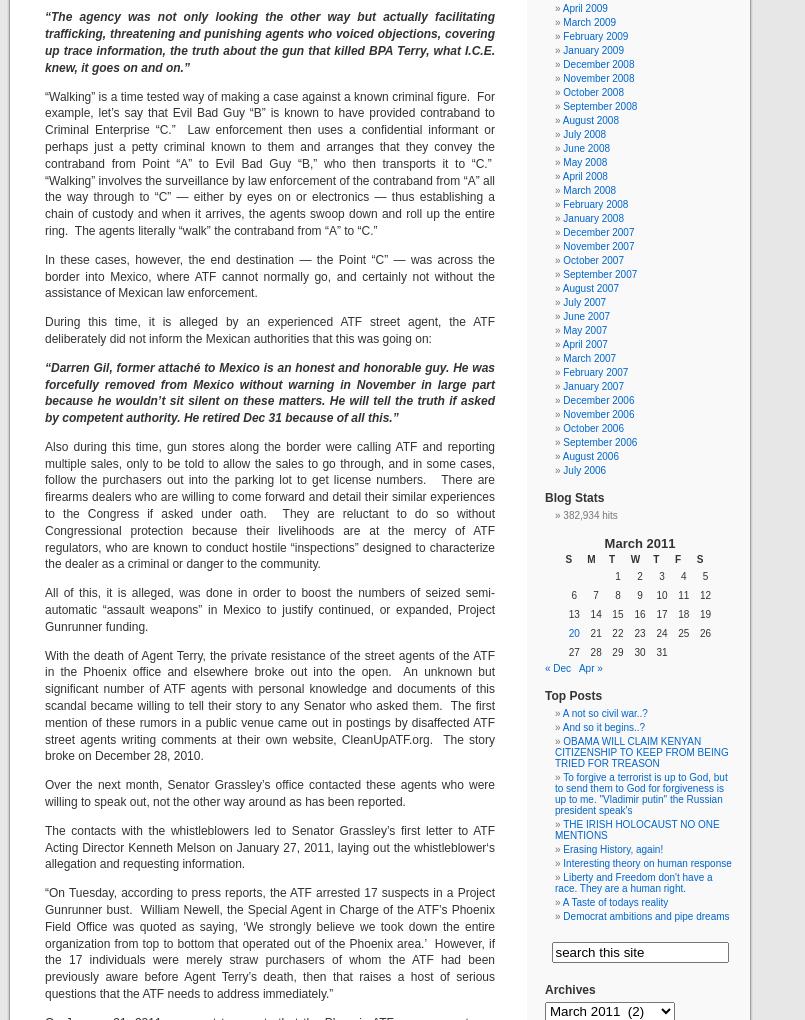 The width and height of the screenshot is (805, 1020). I want to click on 'September 2008', so click(599, 105).